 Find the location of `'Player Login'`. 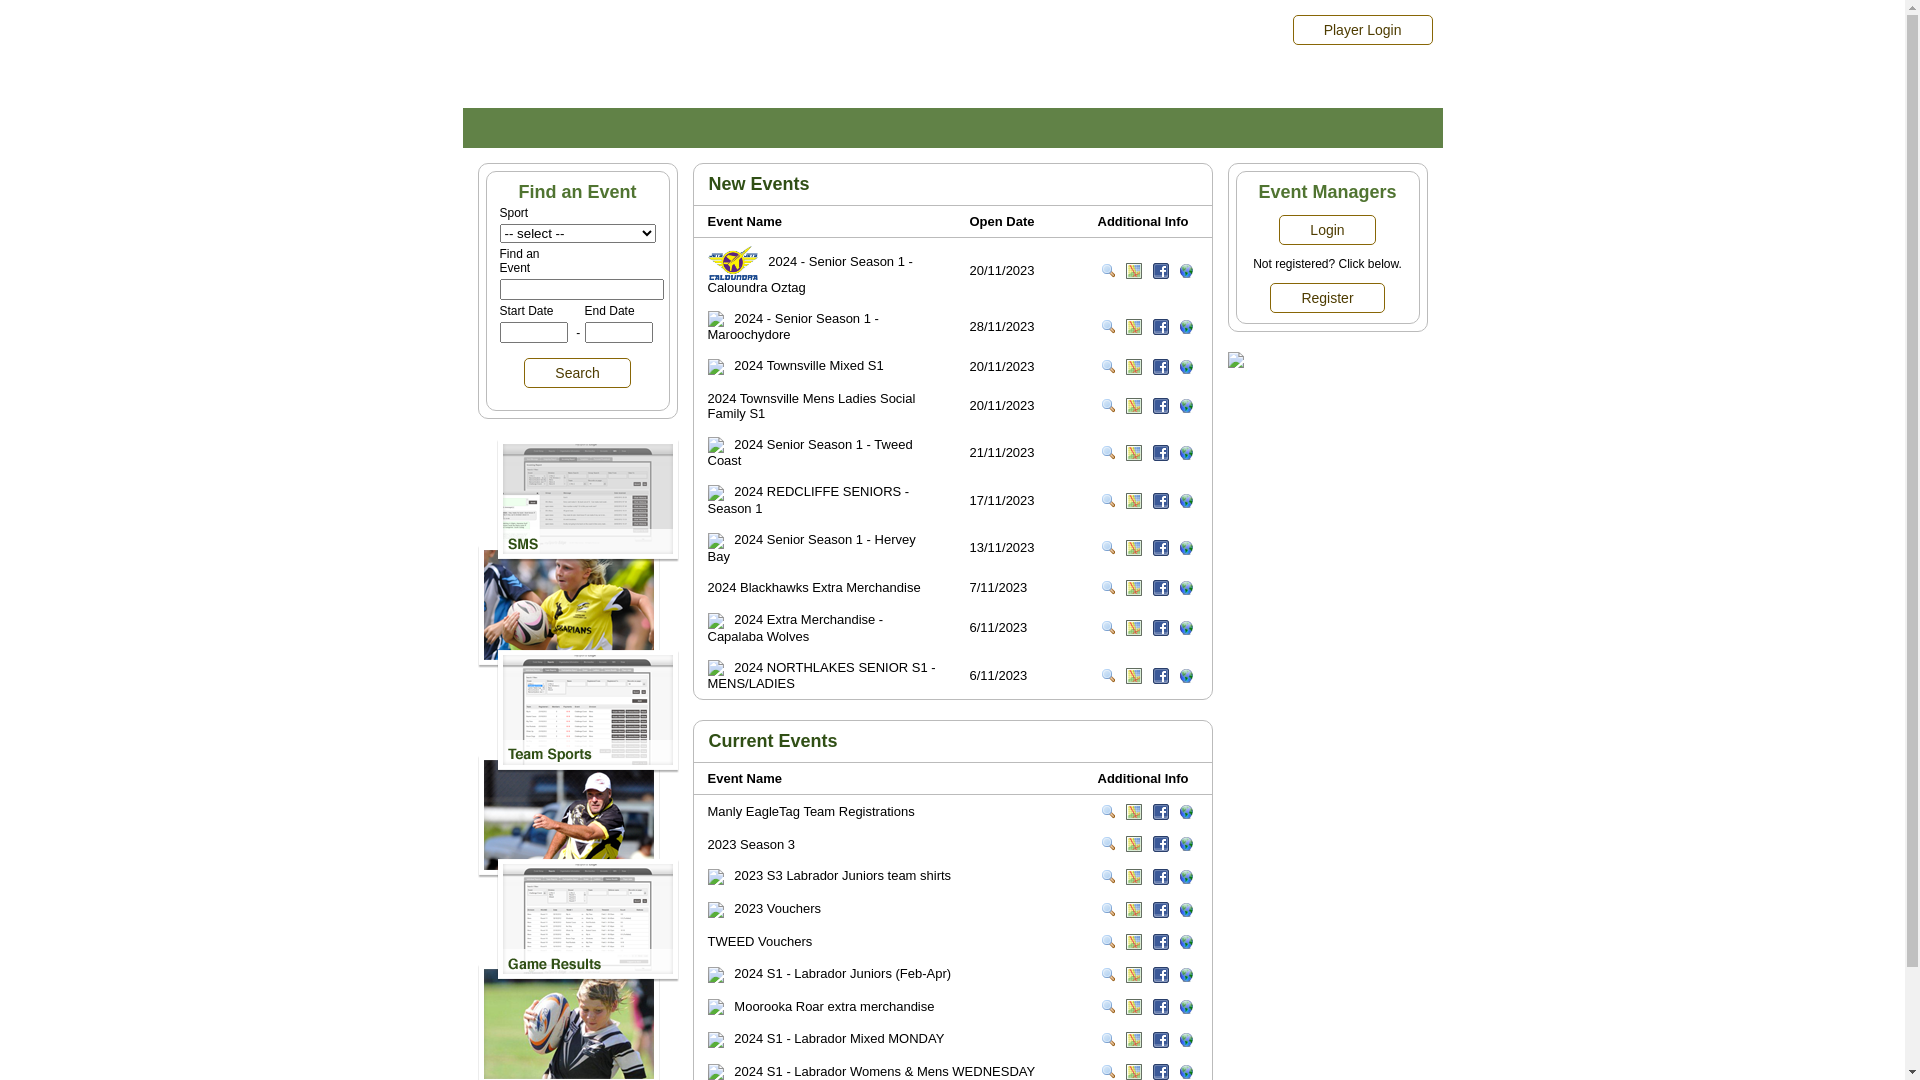

'Player Login' is located at coordinates (1362, 30).